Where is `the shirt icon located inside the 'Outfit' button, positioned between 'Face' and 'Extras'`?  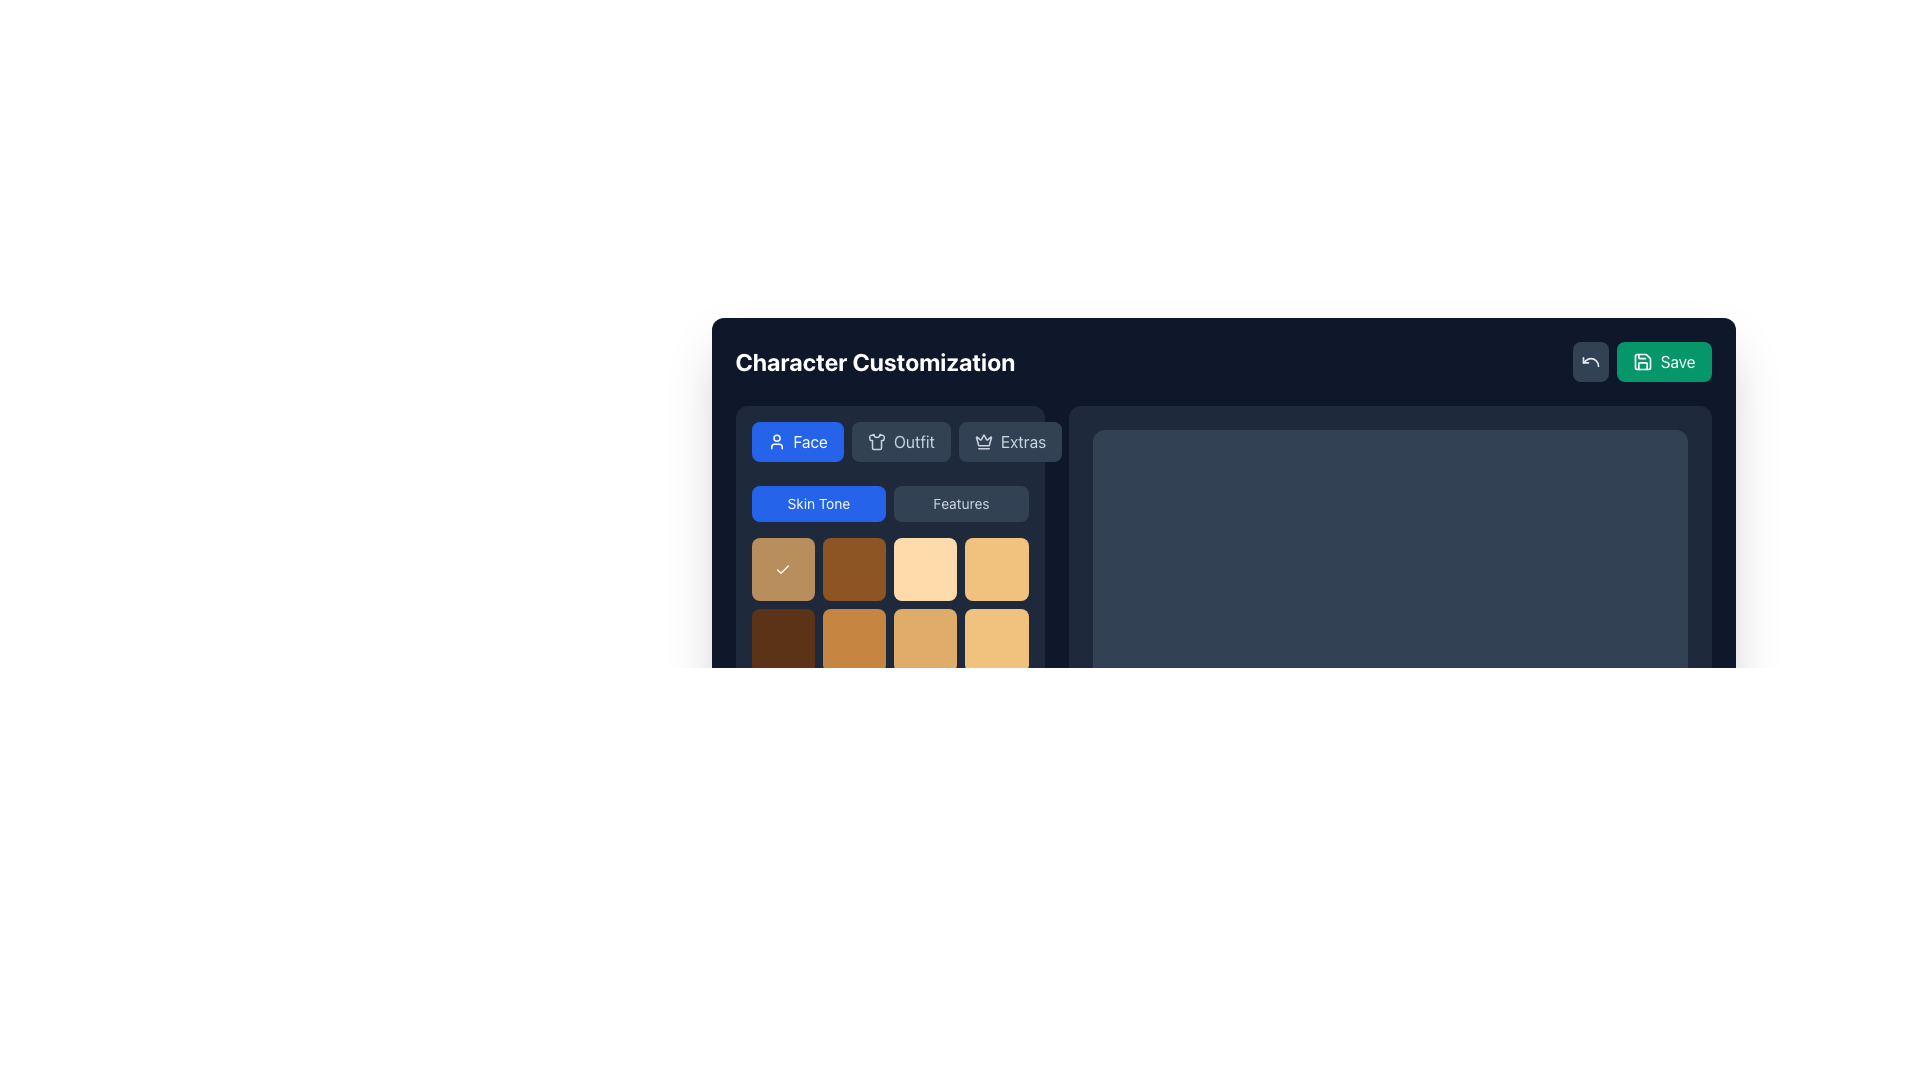
the shirt icon located inside the 'Outfit' button, positioned between 'Face' and 'Extras' is located at coordinates (876, 441).